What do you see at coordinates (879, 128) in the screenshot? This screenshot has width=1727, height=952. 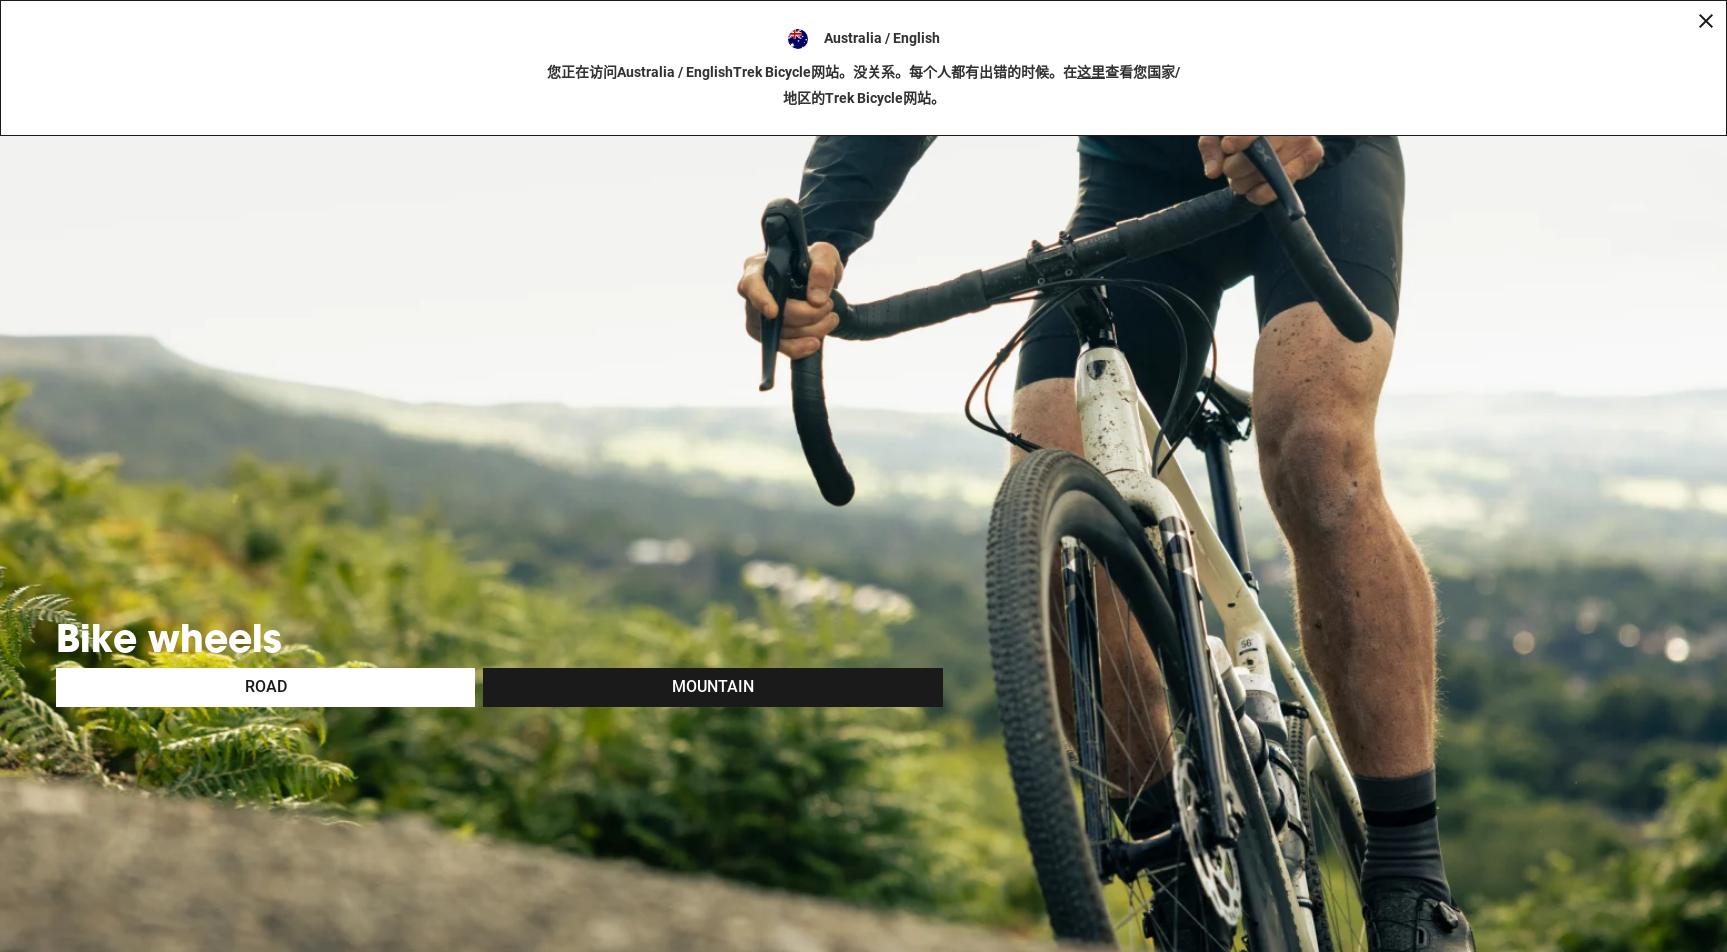 I see `'Australia / English'` at bounding box center [879, 128].